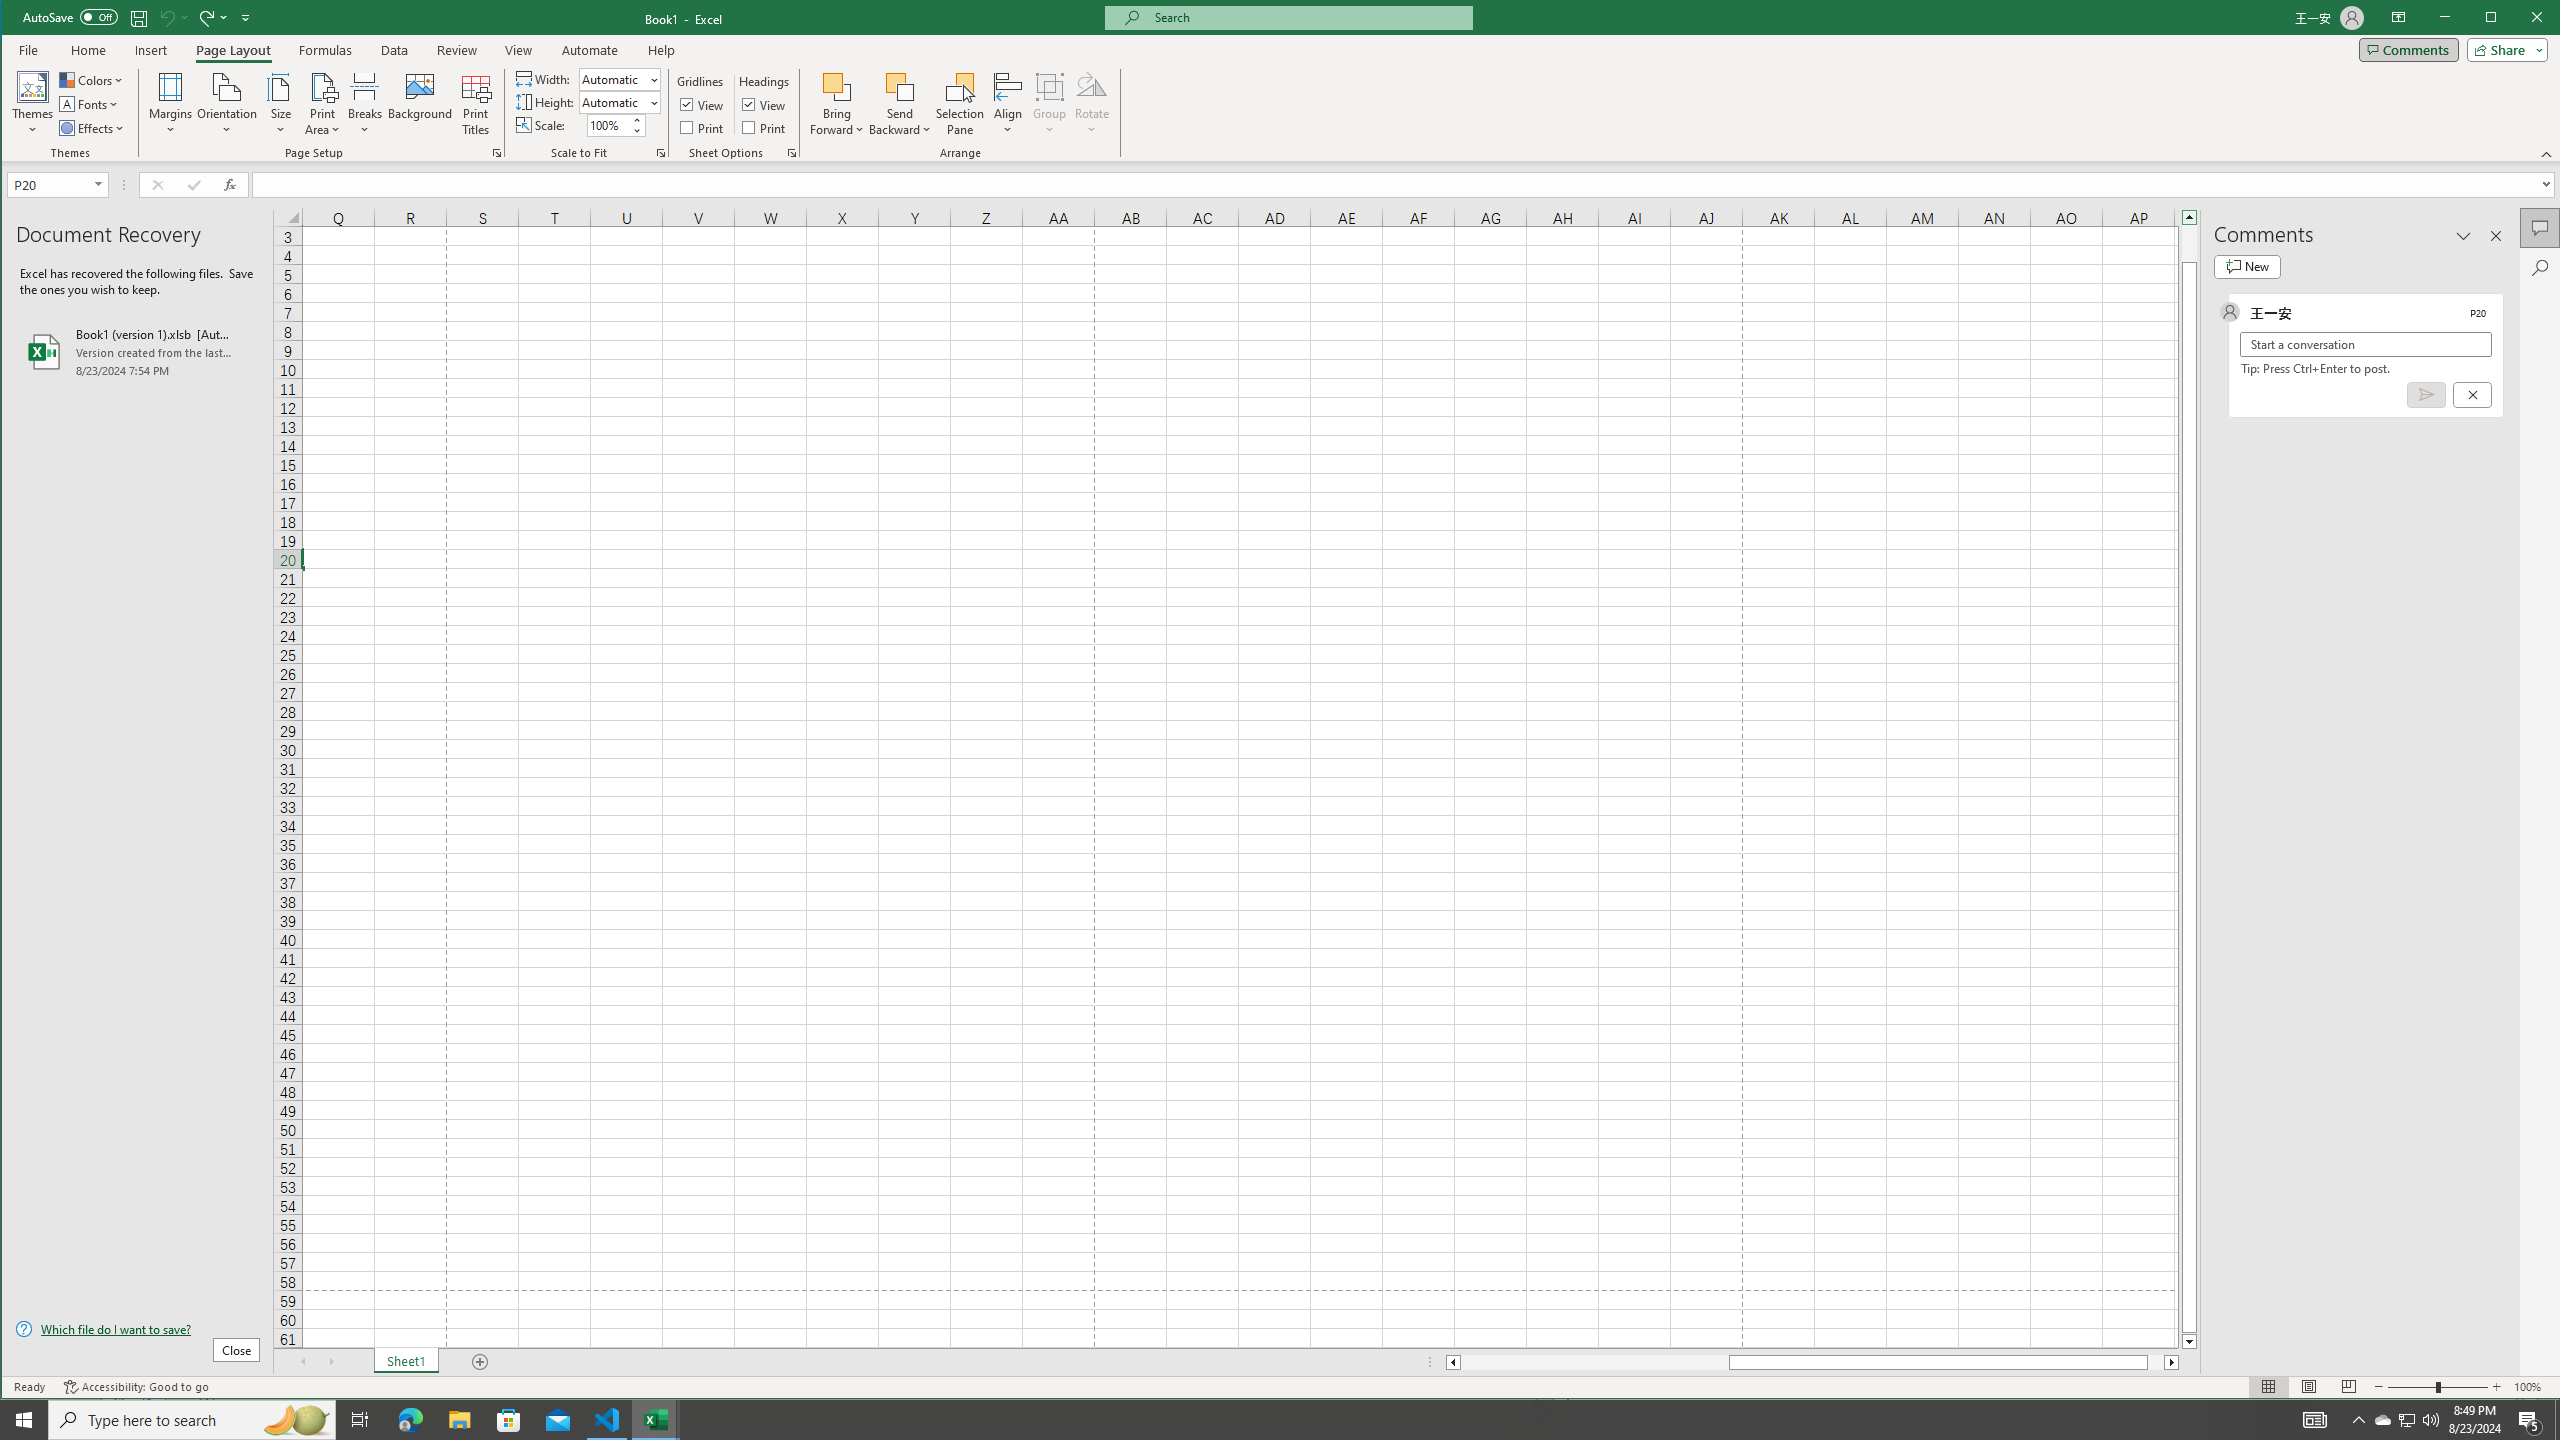 This screenshot has height=1440, width=2560. What do you see at coordinates (2539, 267) in the screenshot?
I see `'Search'` at bounding box center [2539, 267].